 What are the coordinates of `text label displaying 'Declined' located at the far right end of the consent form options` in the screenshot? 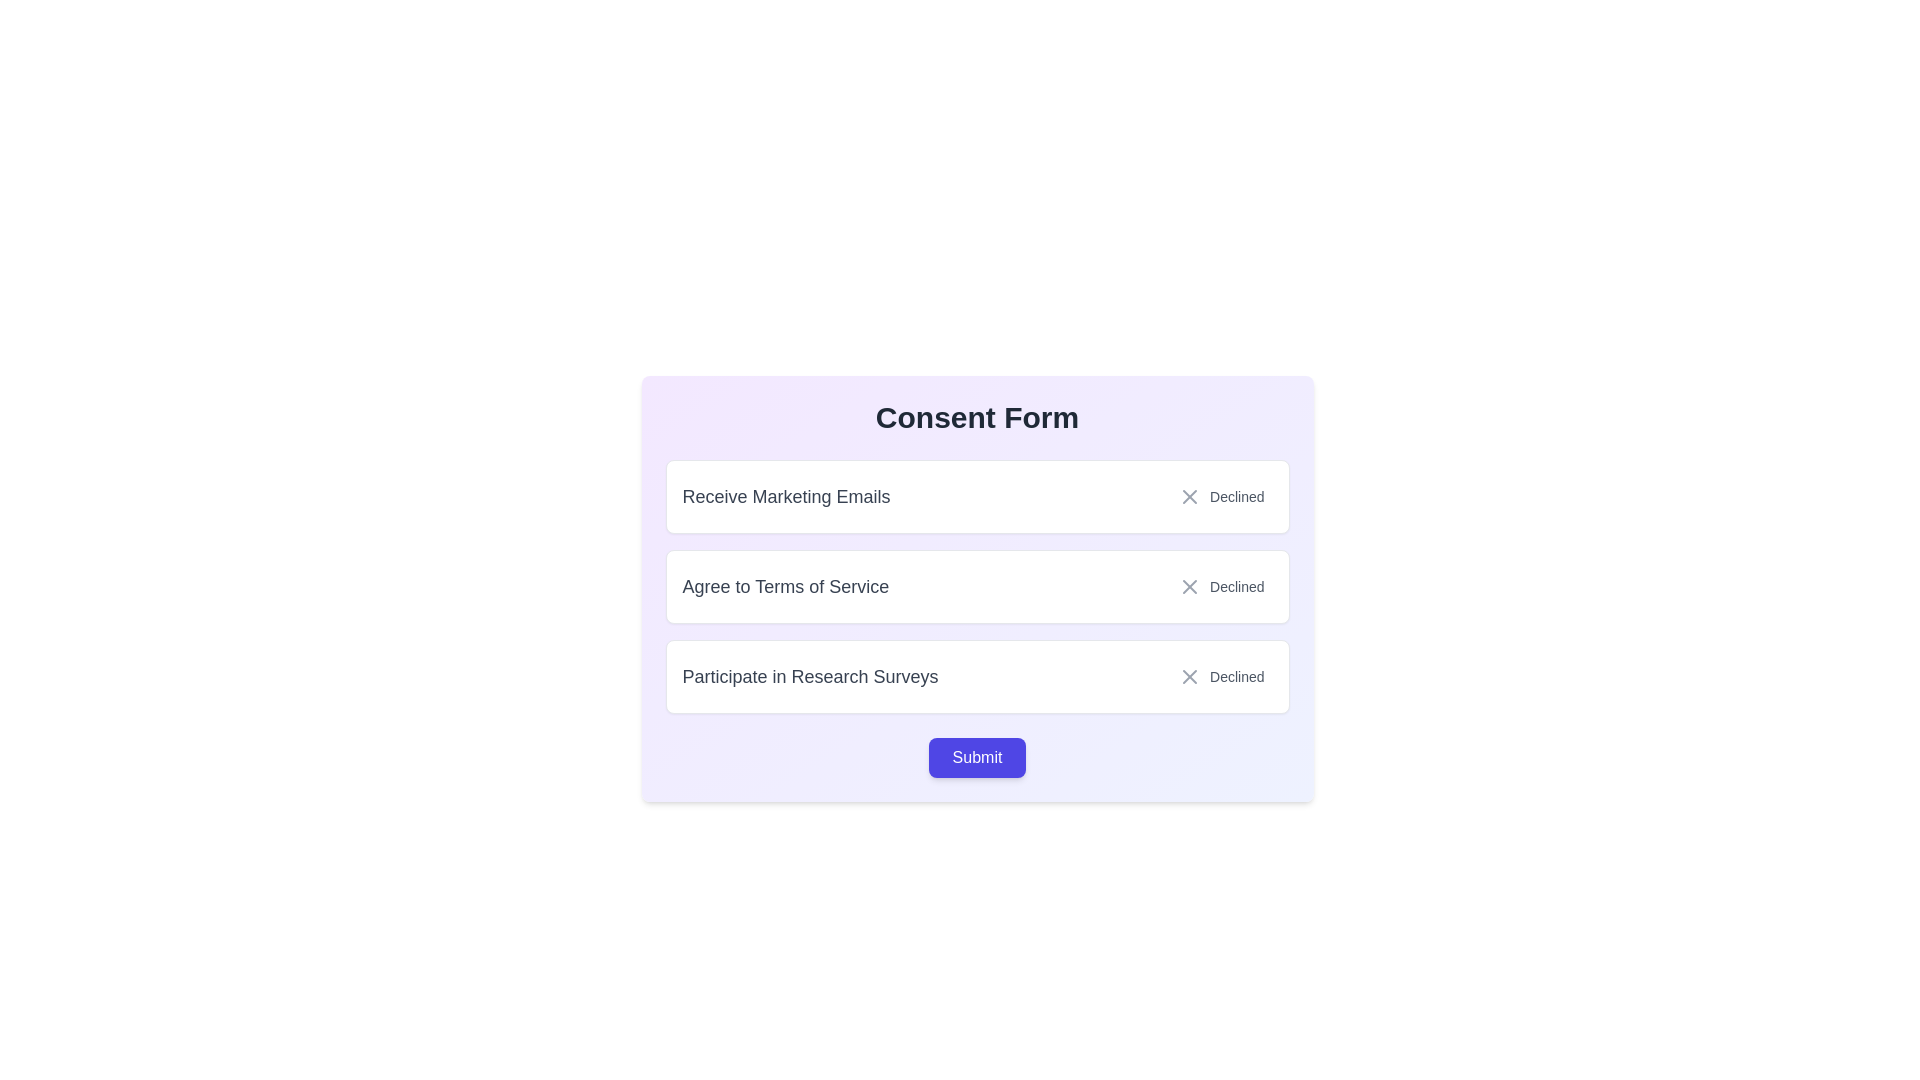 It's located at (1236, 676).